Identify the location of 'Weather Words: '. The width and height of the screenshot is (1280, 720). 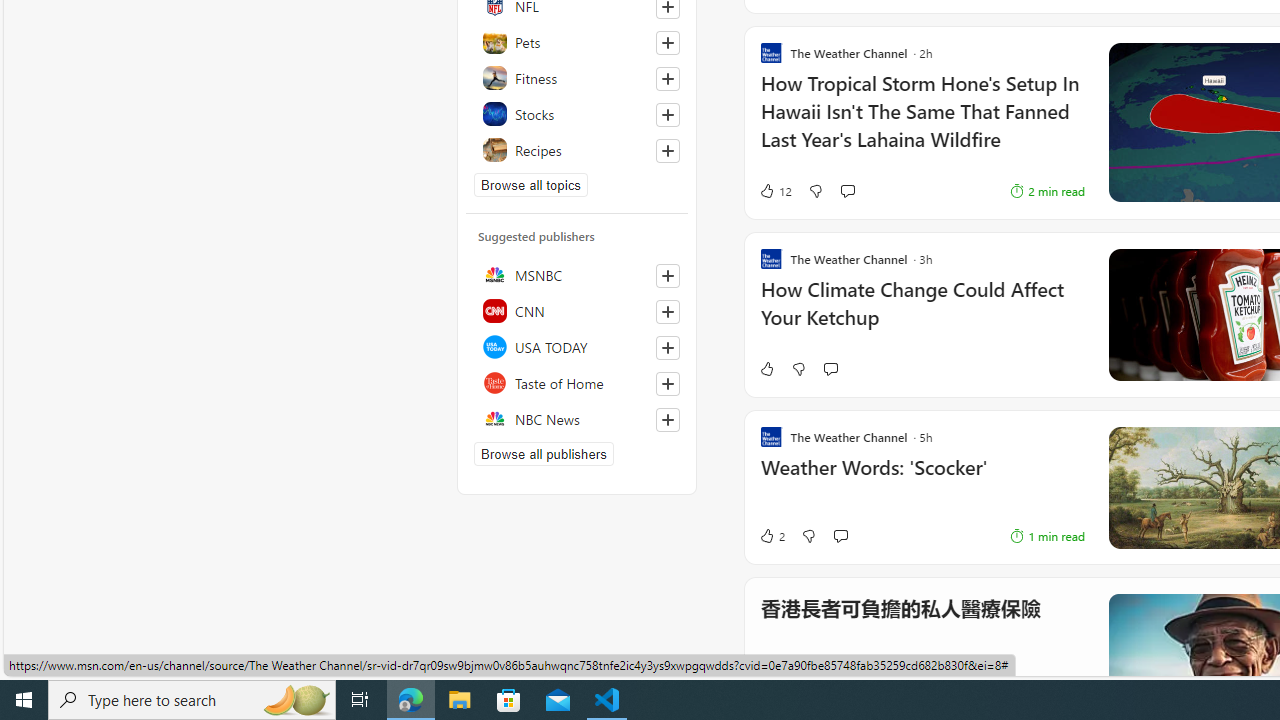
(921, 478).